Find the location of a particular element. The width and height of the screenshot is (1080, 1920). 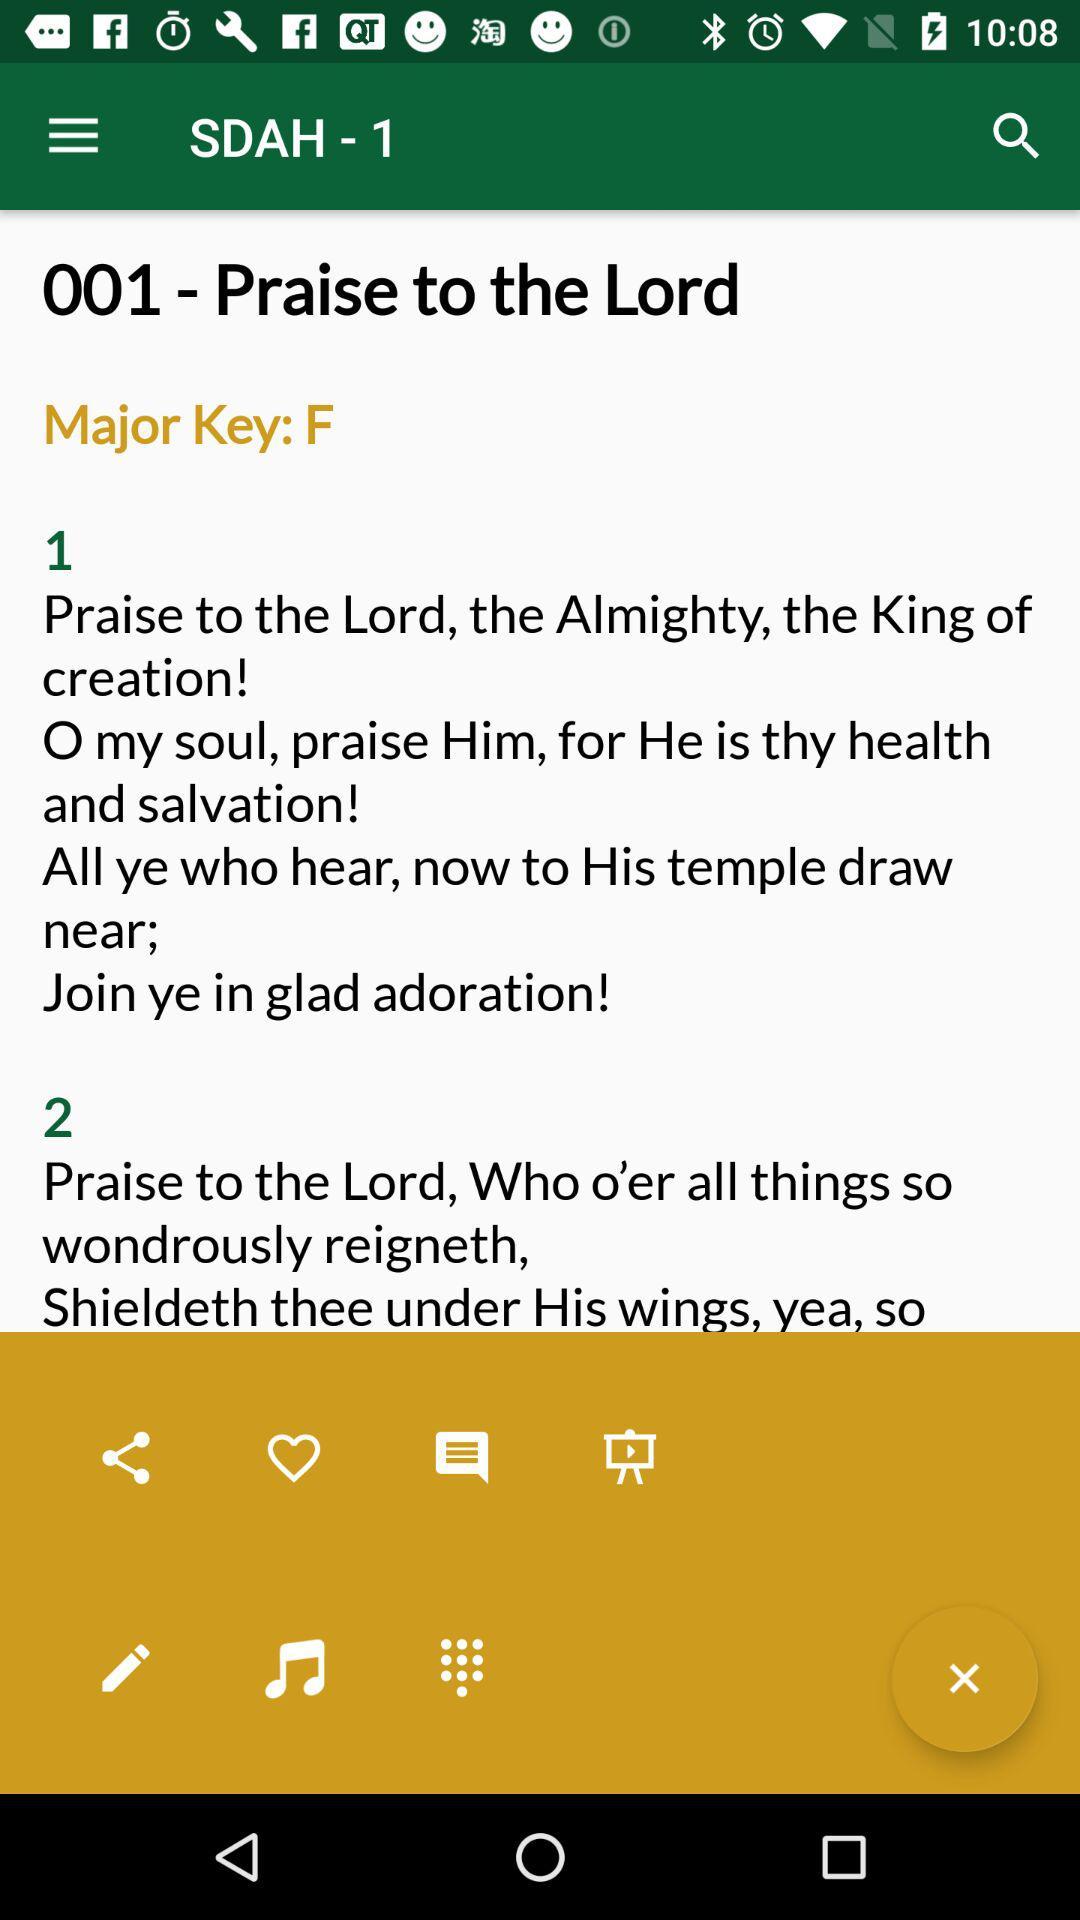

the icon next to the sdah - 1 icon is located at coordinates (72, 135).